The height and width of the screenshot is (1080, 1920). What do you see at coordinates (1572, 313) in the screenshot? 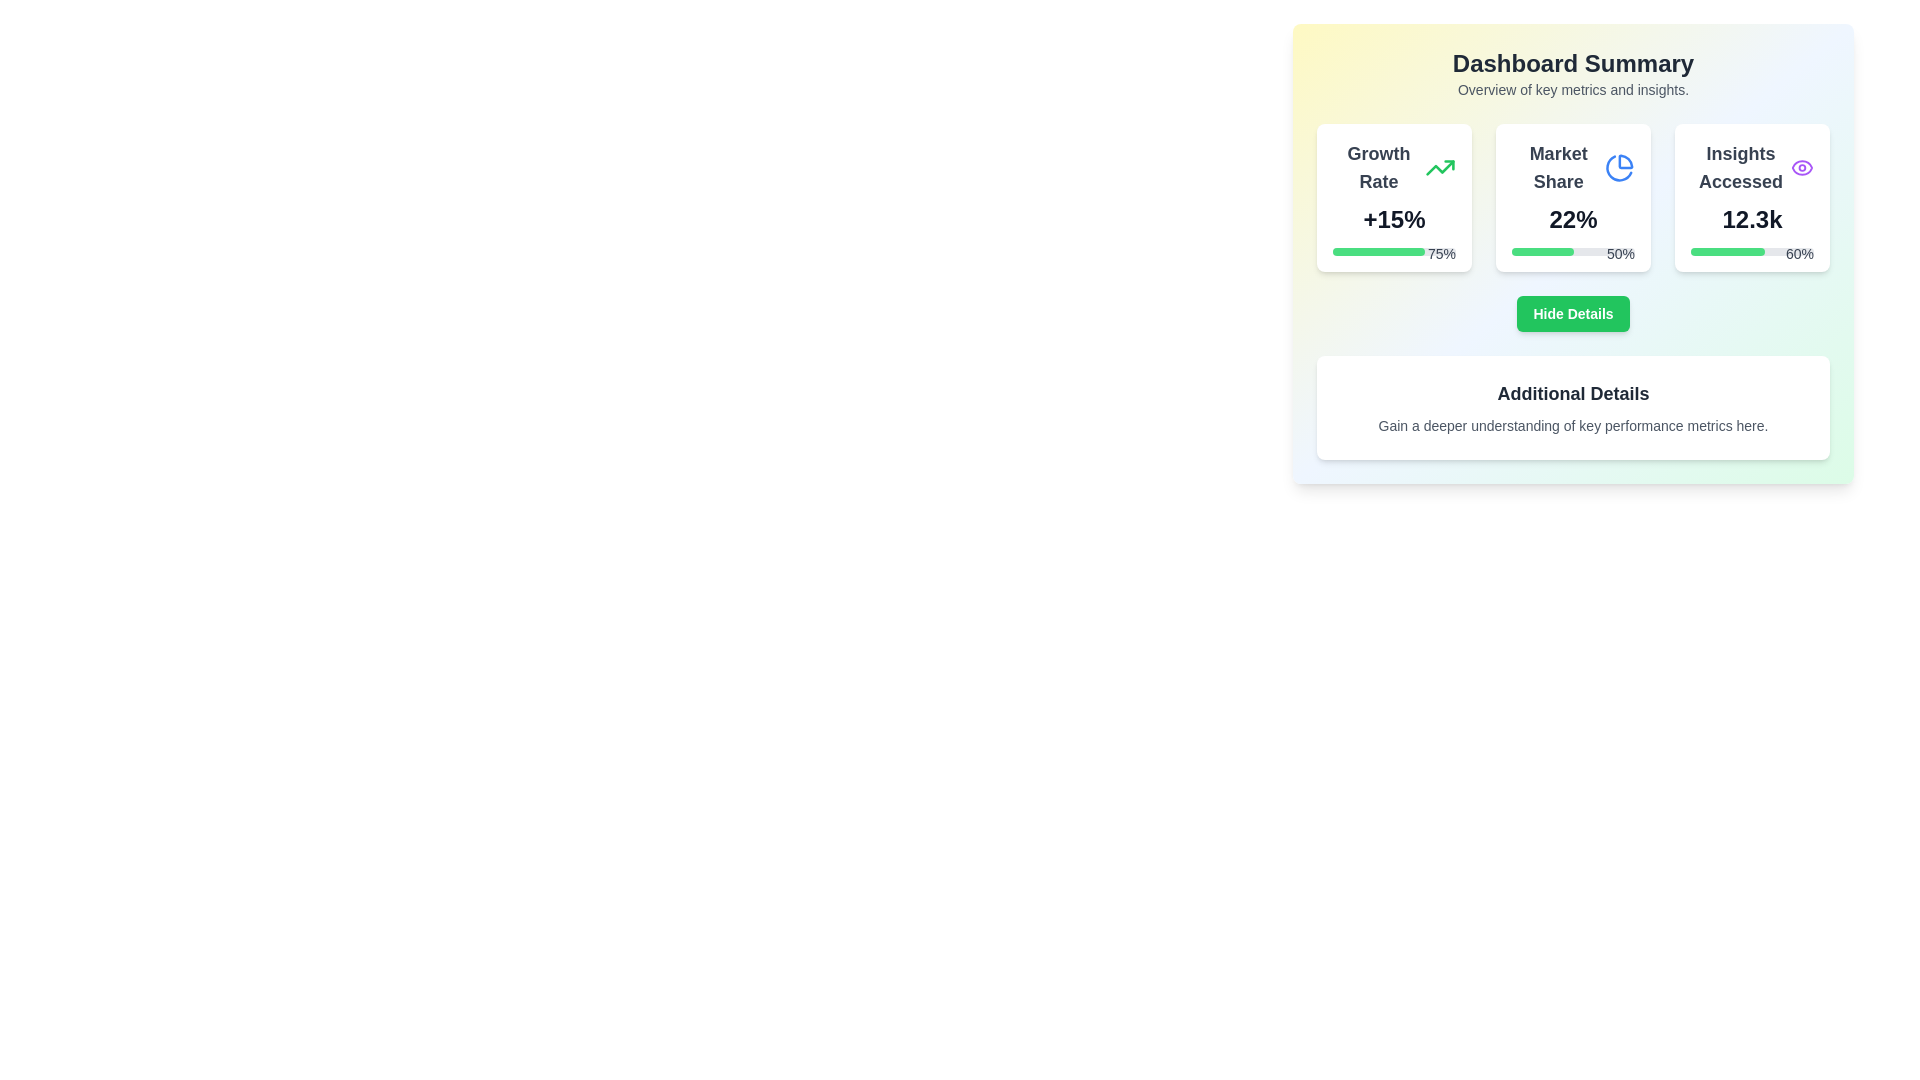
I see `the button located at the center bottom of the main widget displaying dashboards to hide additional details currently displayed in the overview` at bounding box center [1572, 313].